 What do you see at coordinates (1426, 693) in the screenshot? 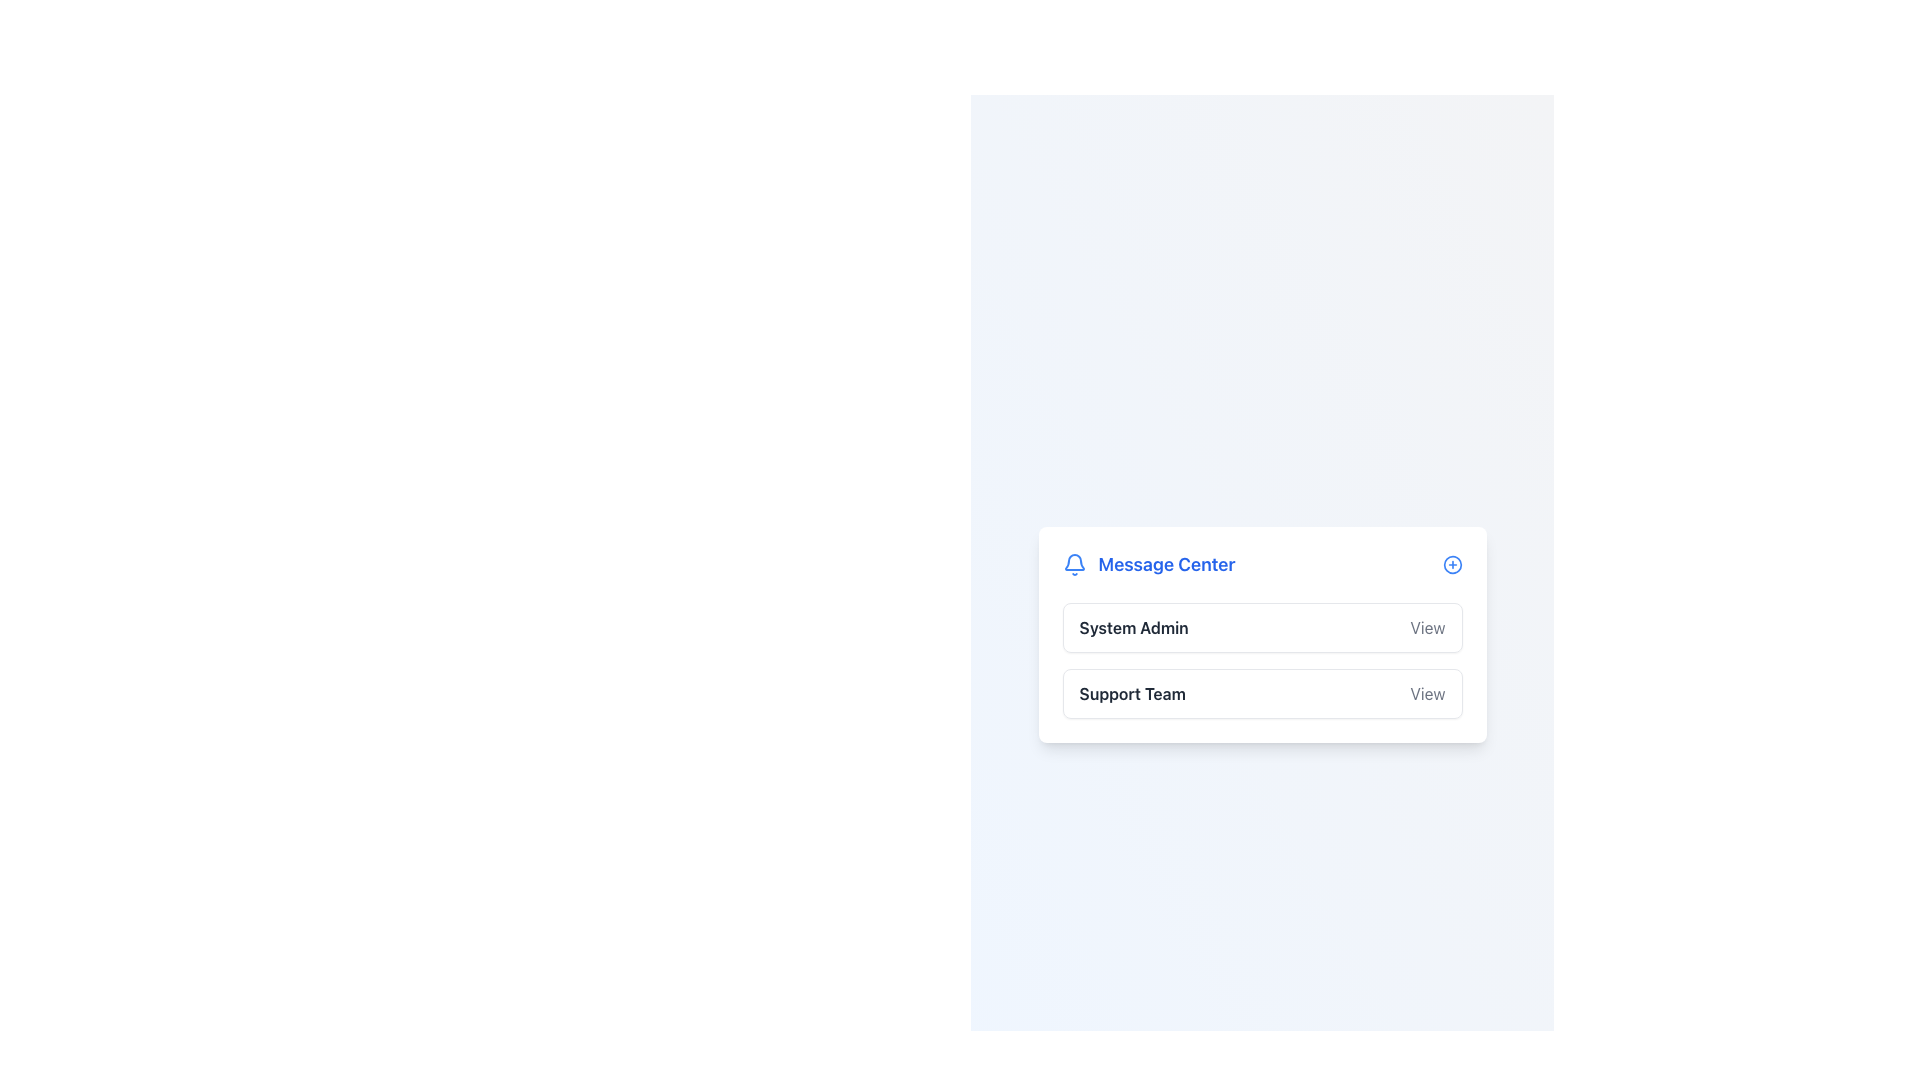
I see `the 'View' button located to the right of the 'Support Team' text in the Message Center header` at bounding box center [1426, 693].